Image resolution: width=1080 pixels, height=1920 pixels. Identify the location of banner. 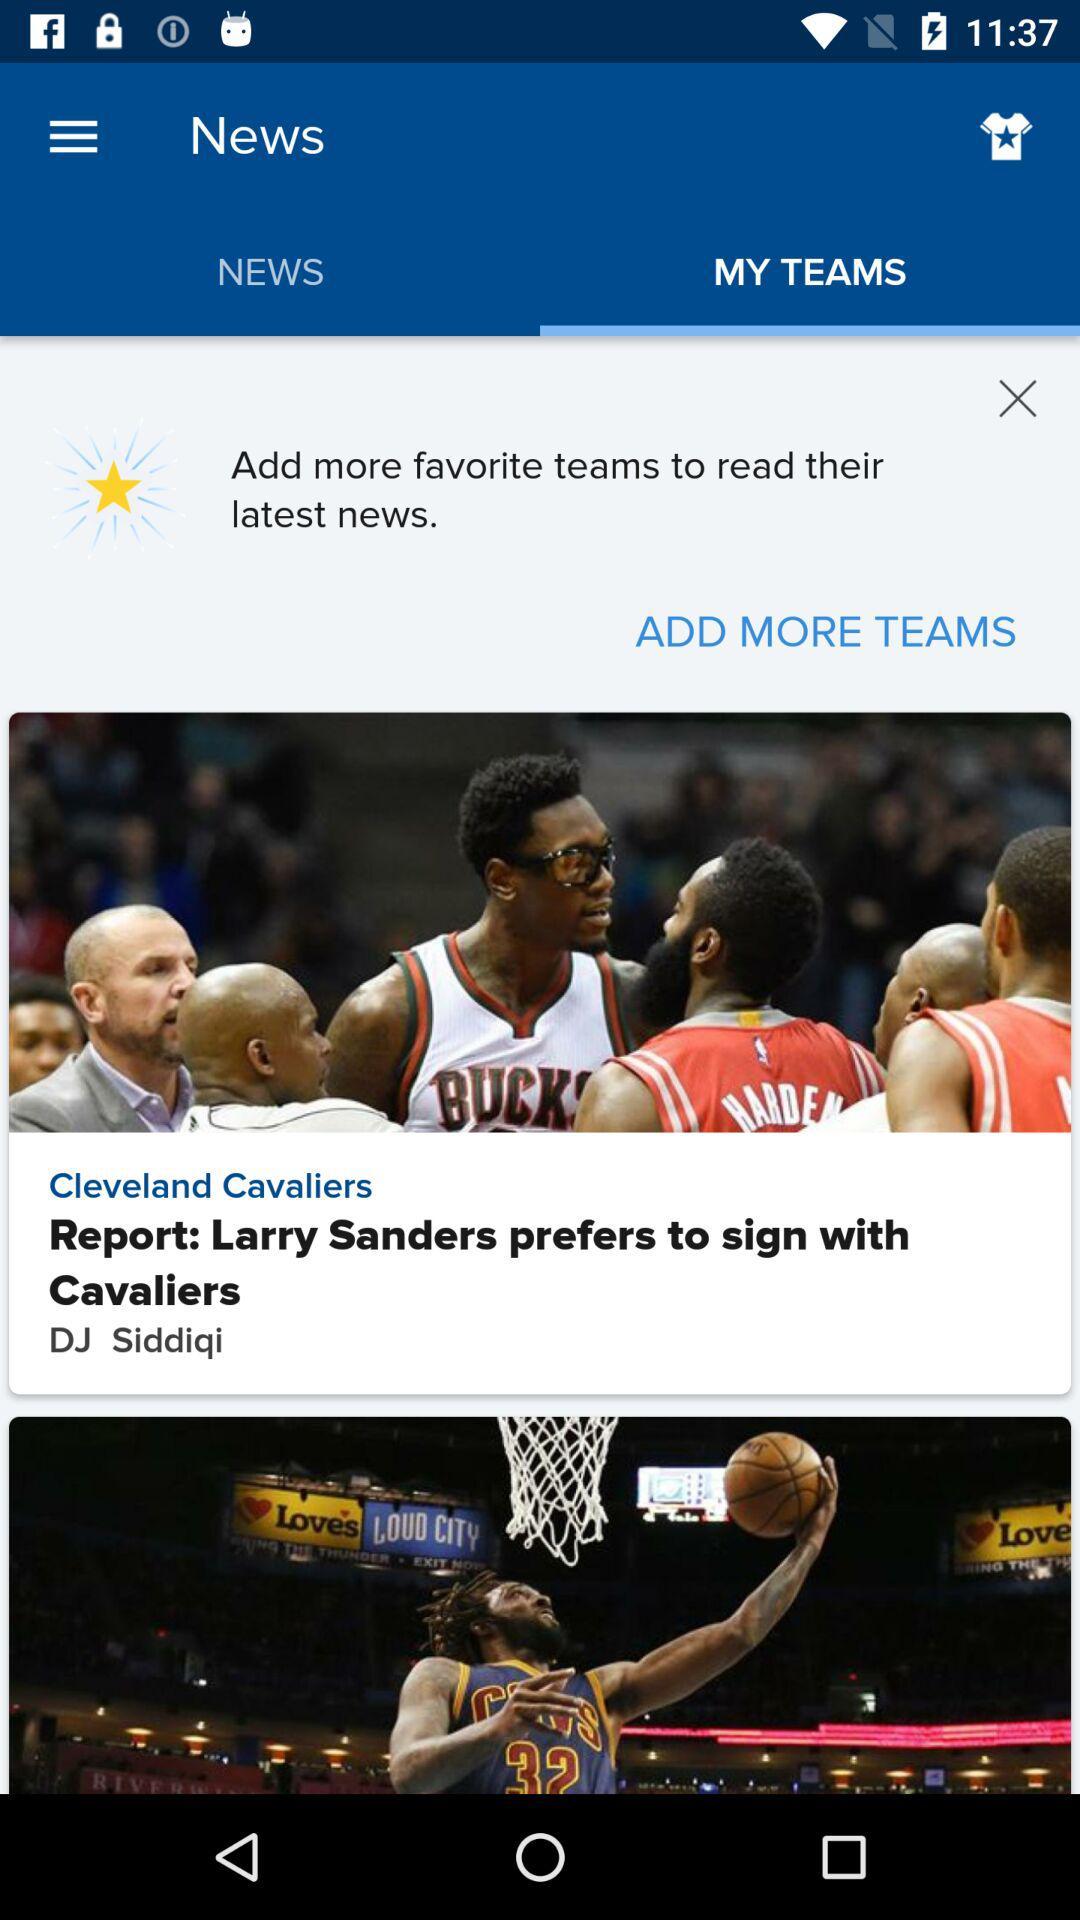
(1018, 398).